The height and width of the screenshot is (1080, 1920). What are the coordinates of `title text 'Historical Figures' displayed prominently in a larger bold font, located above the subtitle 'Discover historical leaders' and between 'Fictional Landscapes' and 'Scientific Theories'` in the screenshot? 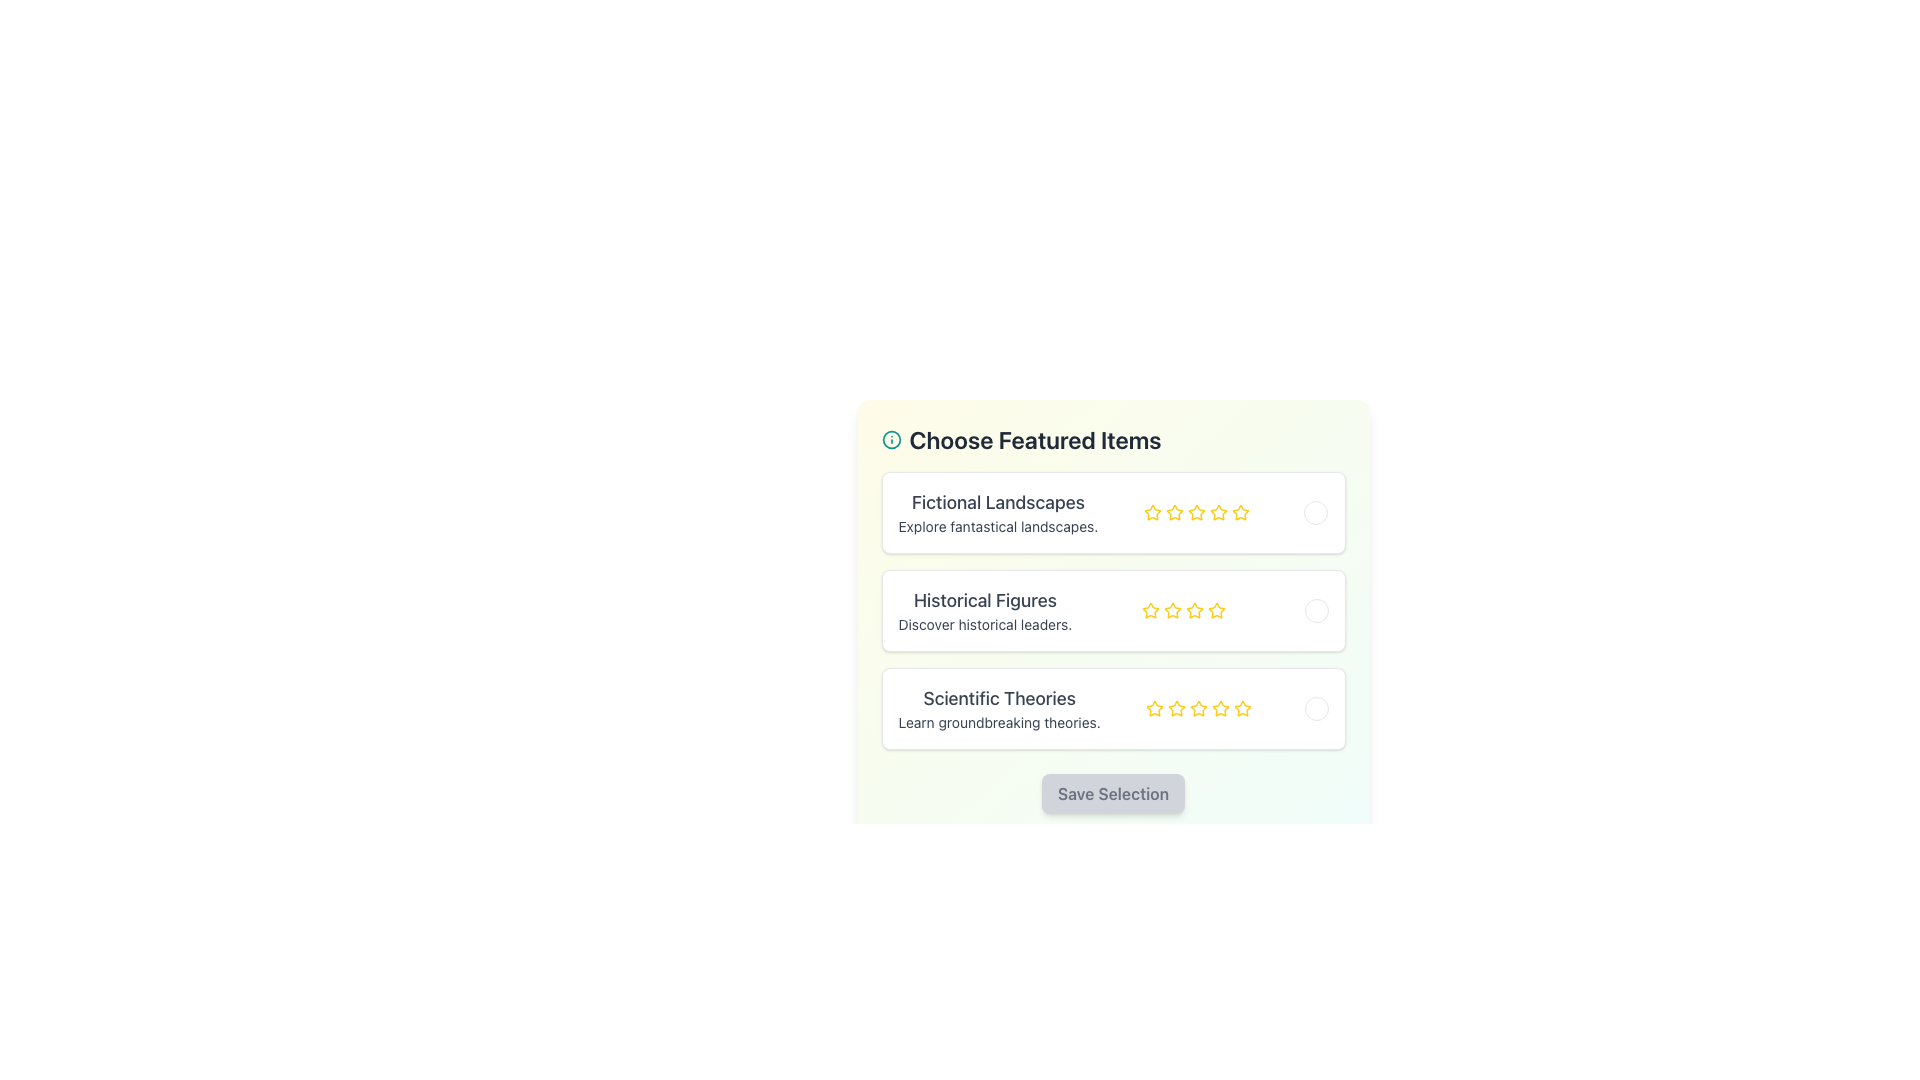 It's located at (985, 600).